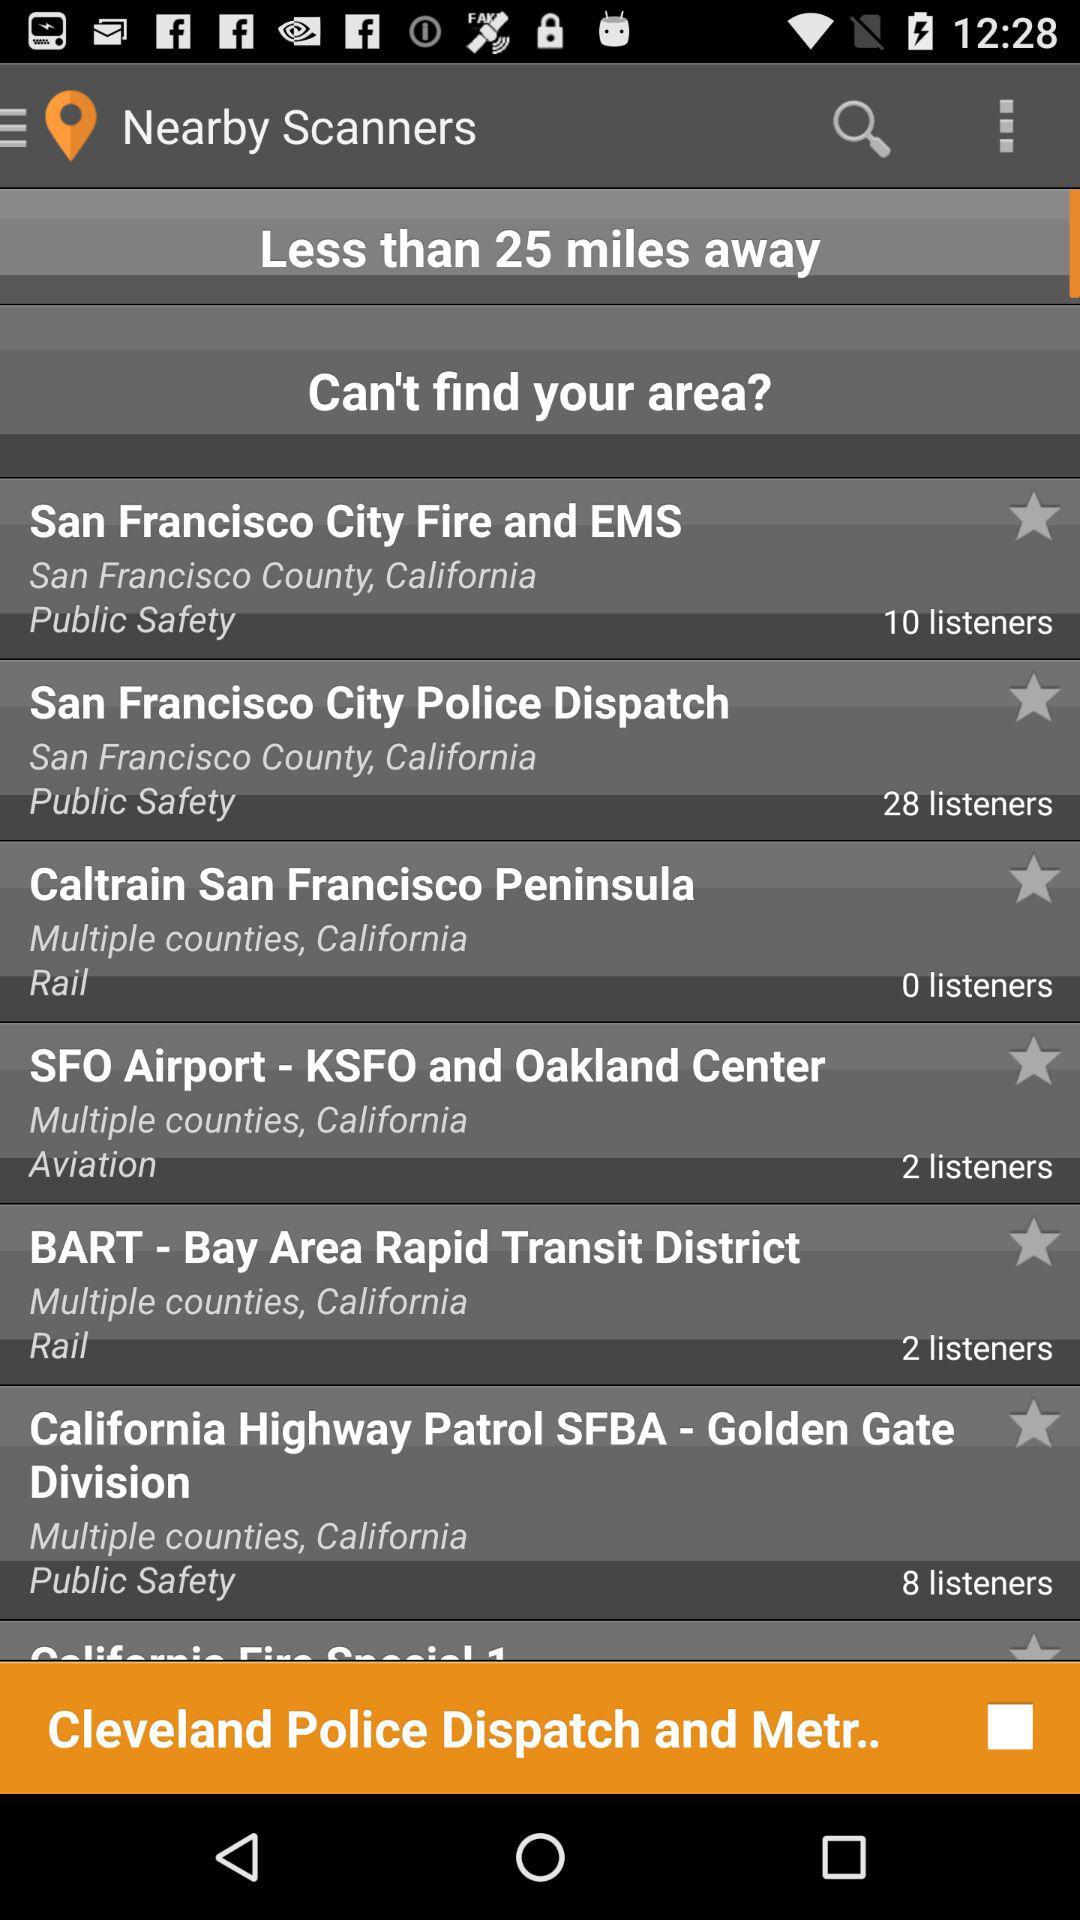 The width and height of the screenshot is (1080, 1920). What do you see at coordinates (990, 1588) in the screenshot?
I see `the app above the california fire special icon` at bounding box center [990, 1588].